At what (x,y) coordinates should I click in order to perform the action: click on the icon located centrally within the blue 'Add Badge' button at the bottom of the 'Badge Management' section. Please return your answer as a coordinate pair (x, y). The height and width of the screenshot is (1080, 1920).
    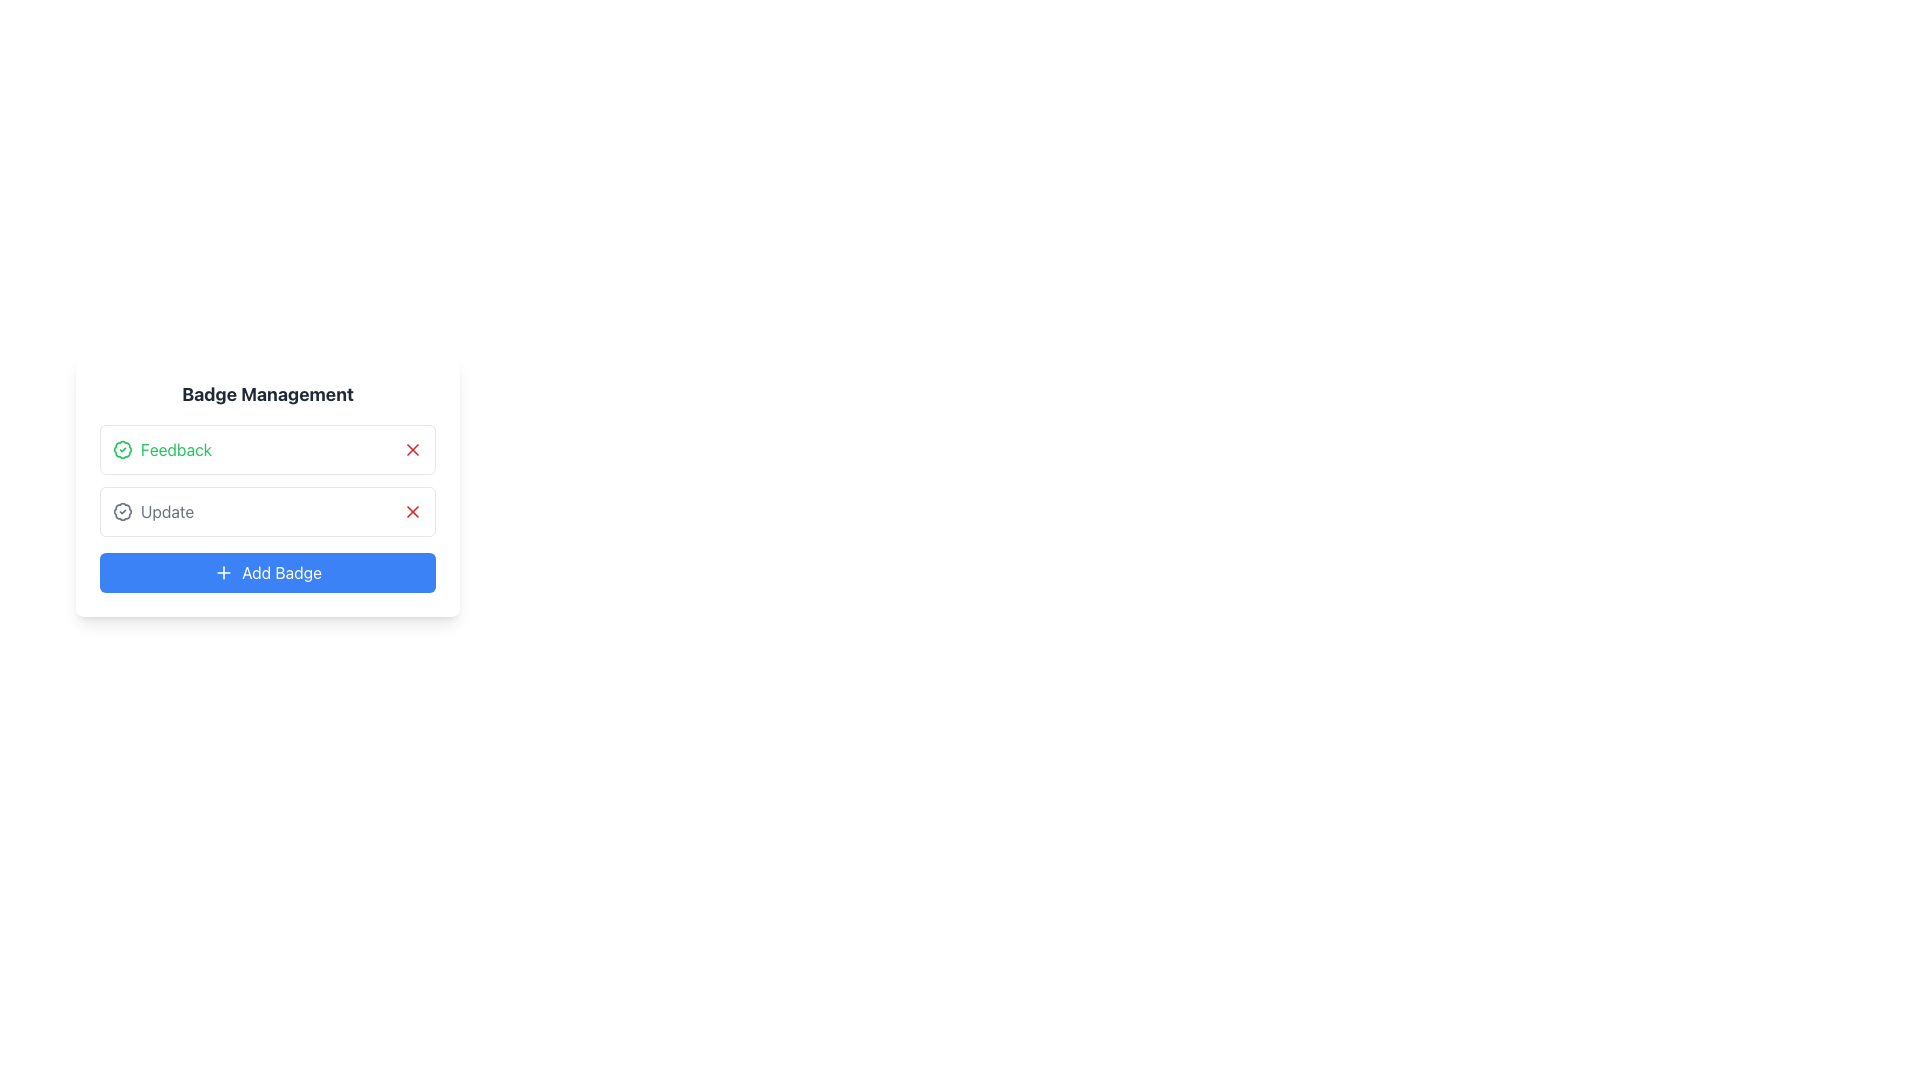
    Looking at the image, I should click on (224, 573).